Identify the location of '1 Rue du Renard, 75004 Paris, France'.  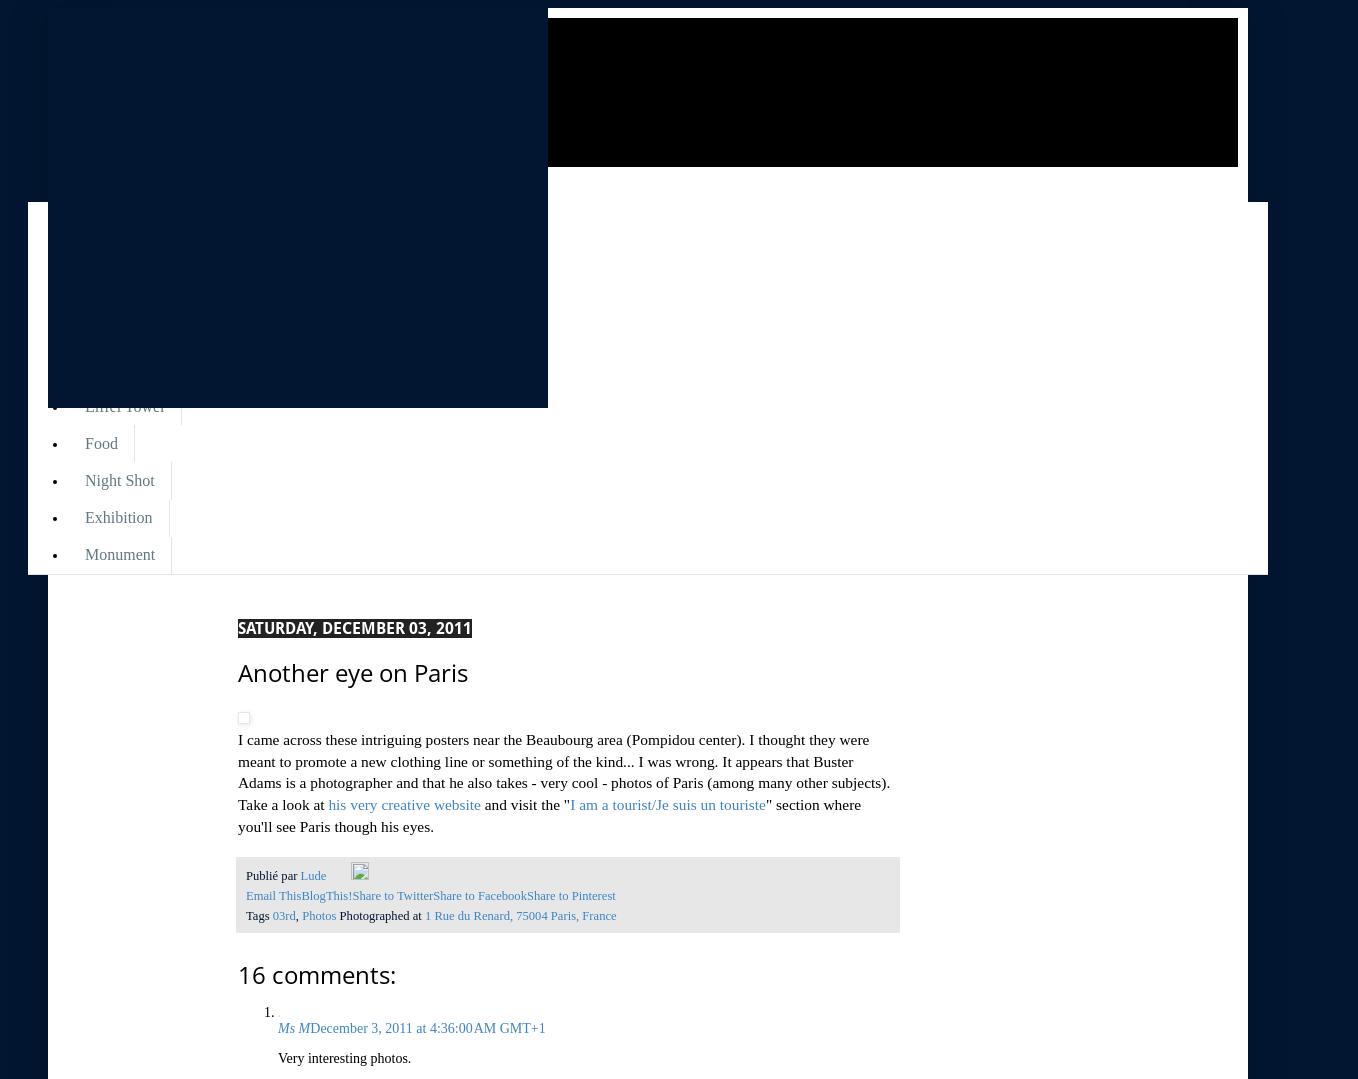
(518, 915).